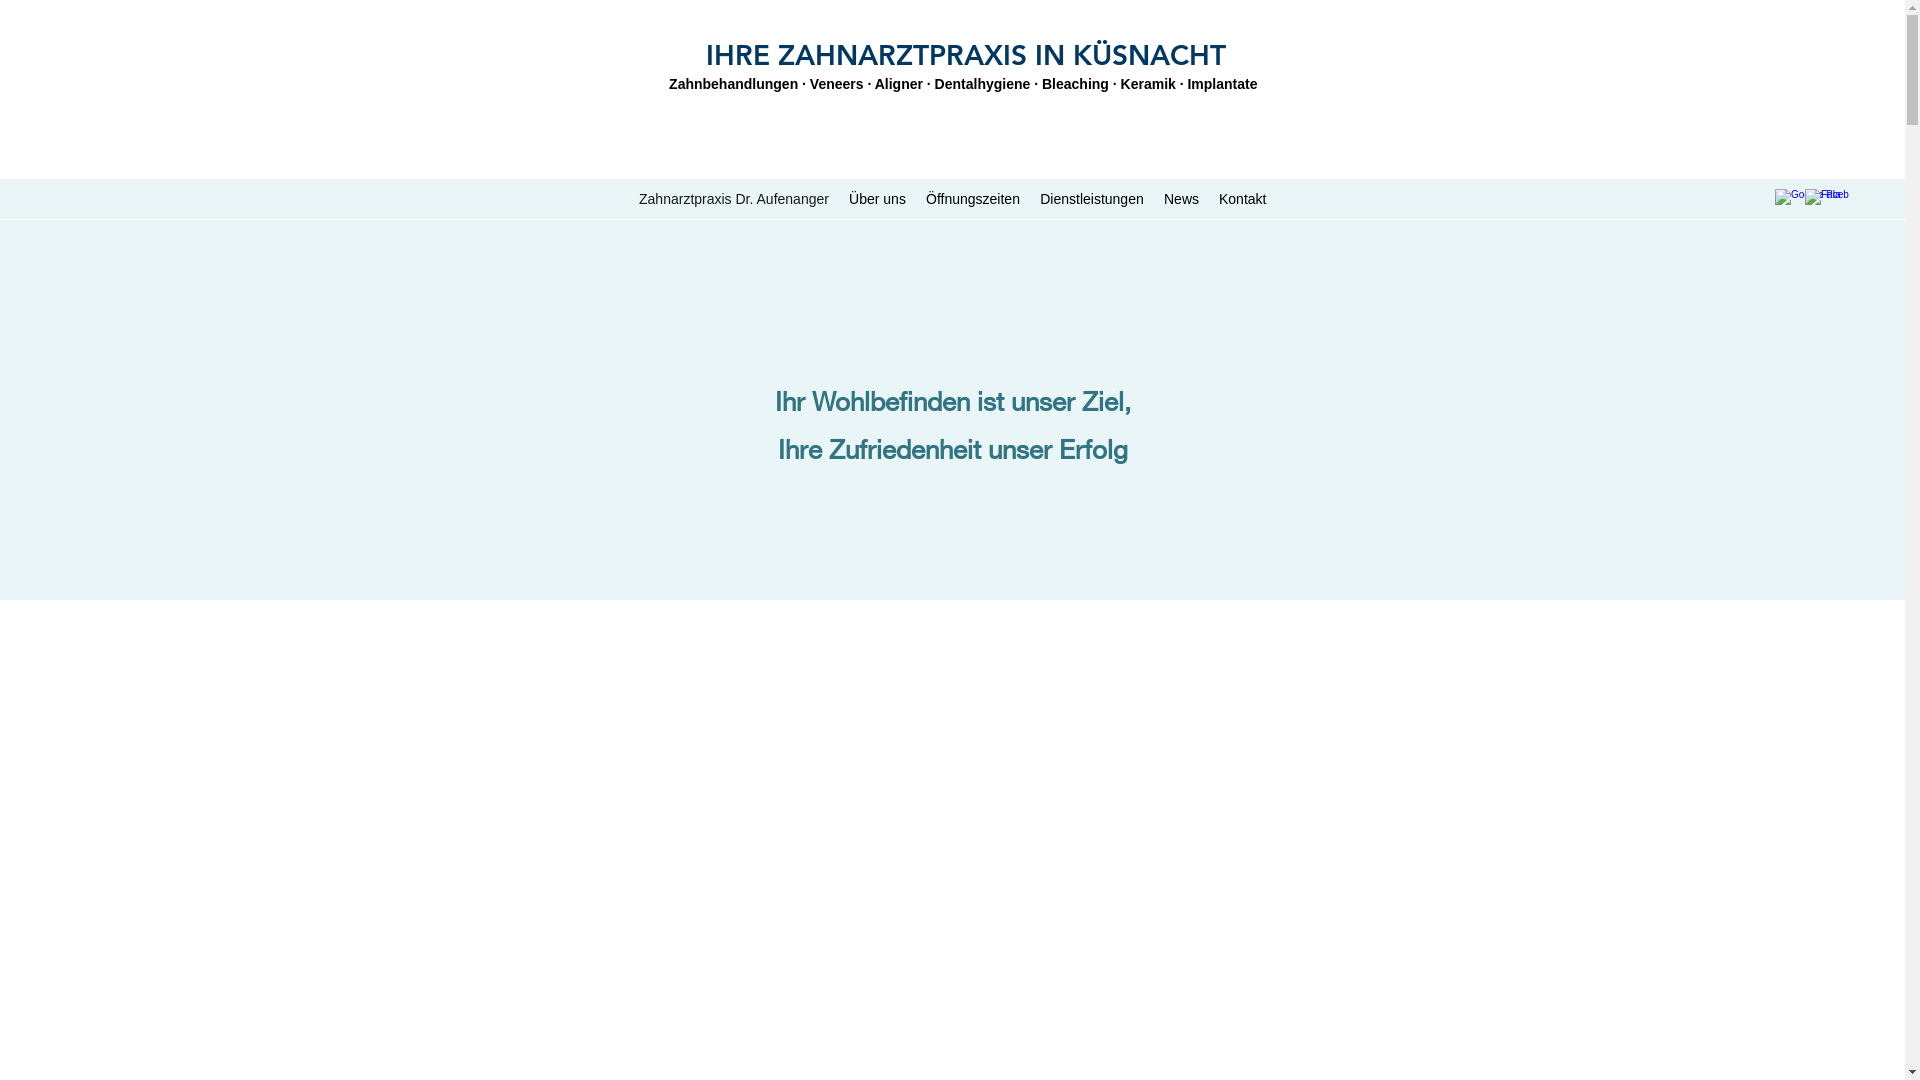  What do you see at coordinates (1241, 199) in the screenshot?
I see `'Kontakt'` at bounding box center [1241, 199].